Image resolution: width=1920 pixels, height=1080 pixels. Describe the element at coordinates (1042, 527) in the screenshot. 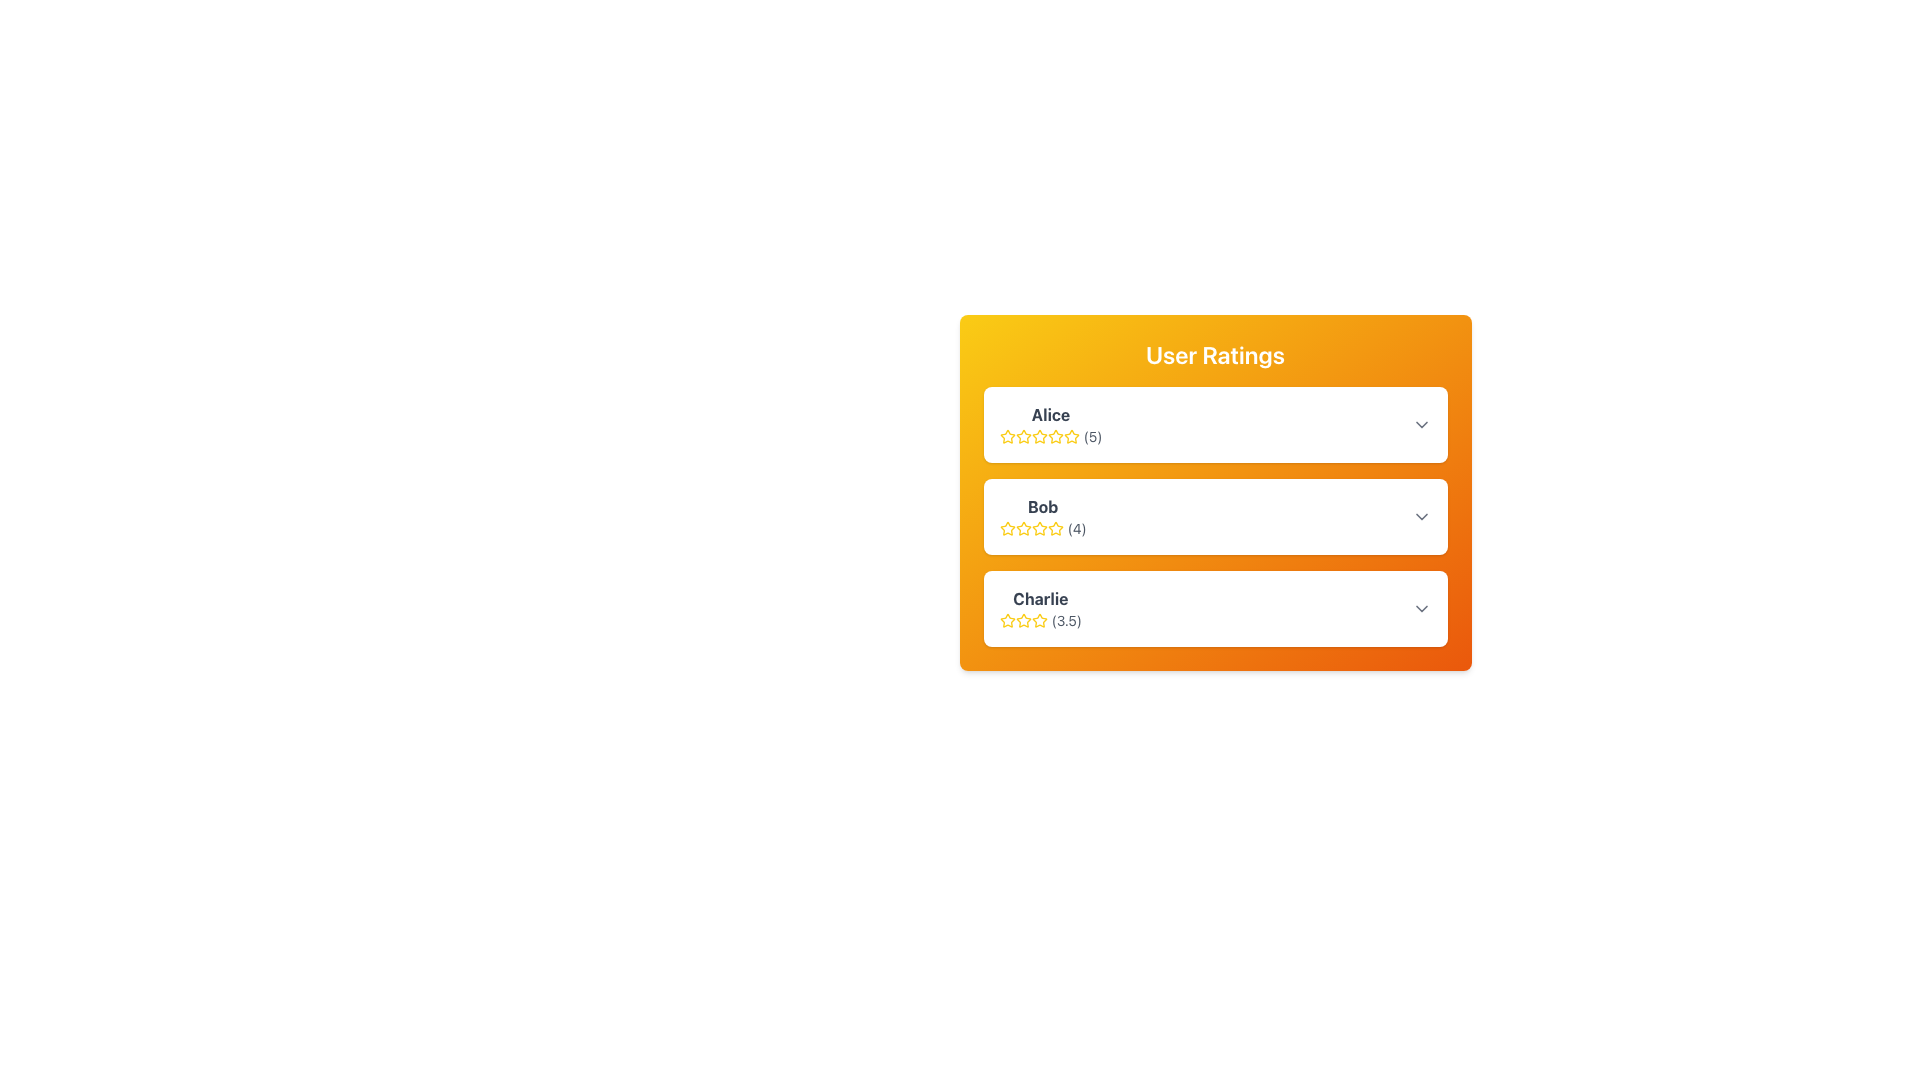

I see `the Rating indicator displaying a score of 4 out of 5 for the user 'Bob', located in the second row of the 'User Ratings' section` at that location.